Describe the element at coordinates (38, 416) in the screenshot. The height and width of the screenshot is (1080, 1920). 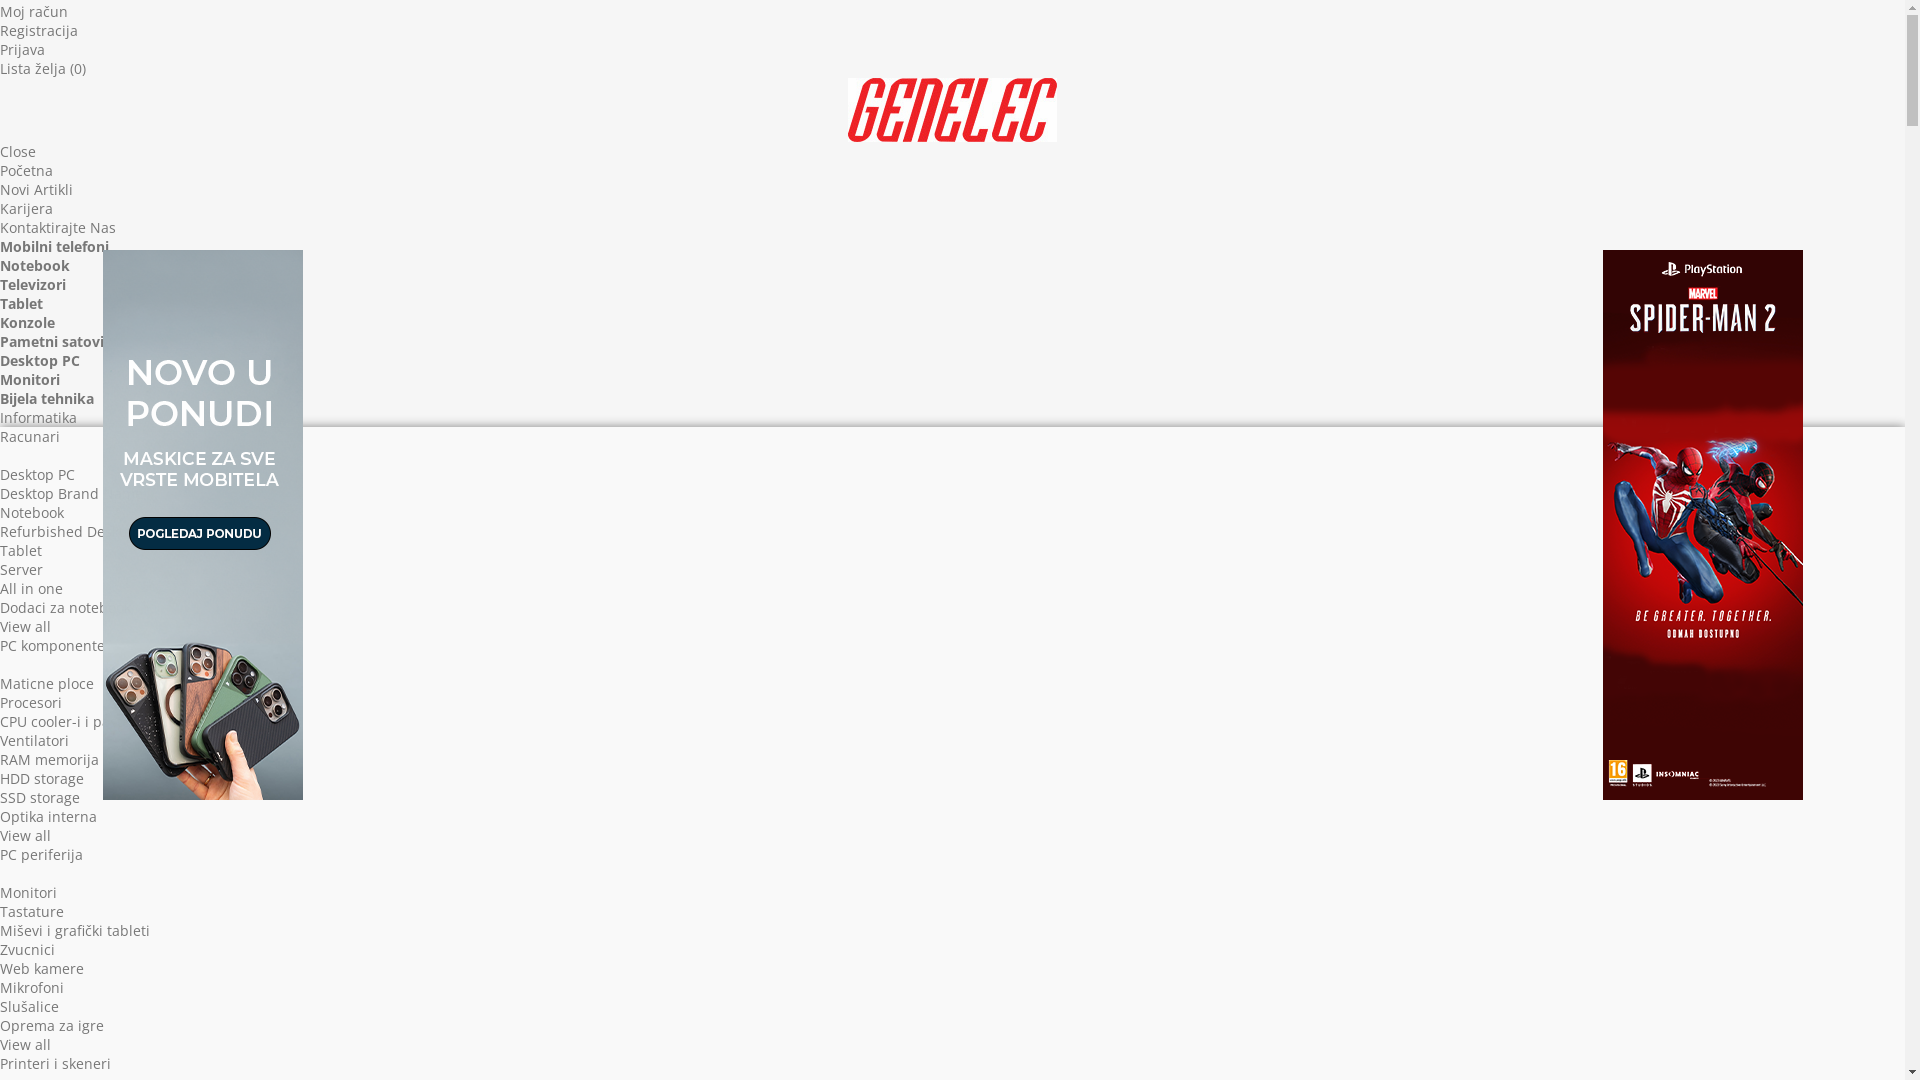
I see `'Informatika'` at that location.